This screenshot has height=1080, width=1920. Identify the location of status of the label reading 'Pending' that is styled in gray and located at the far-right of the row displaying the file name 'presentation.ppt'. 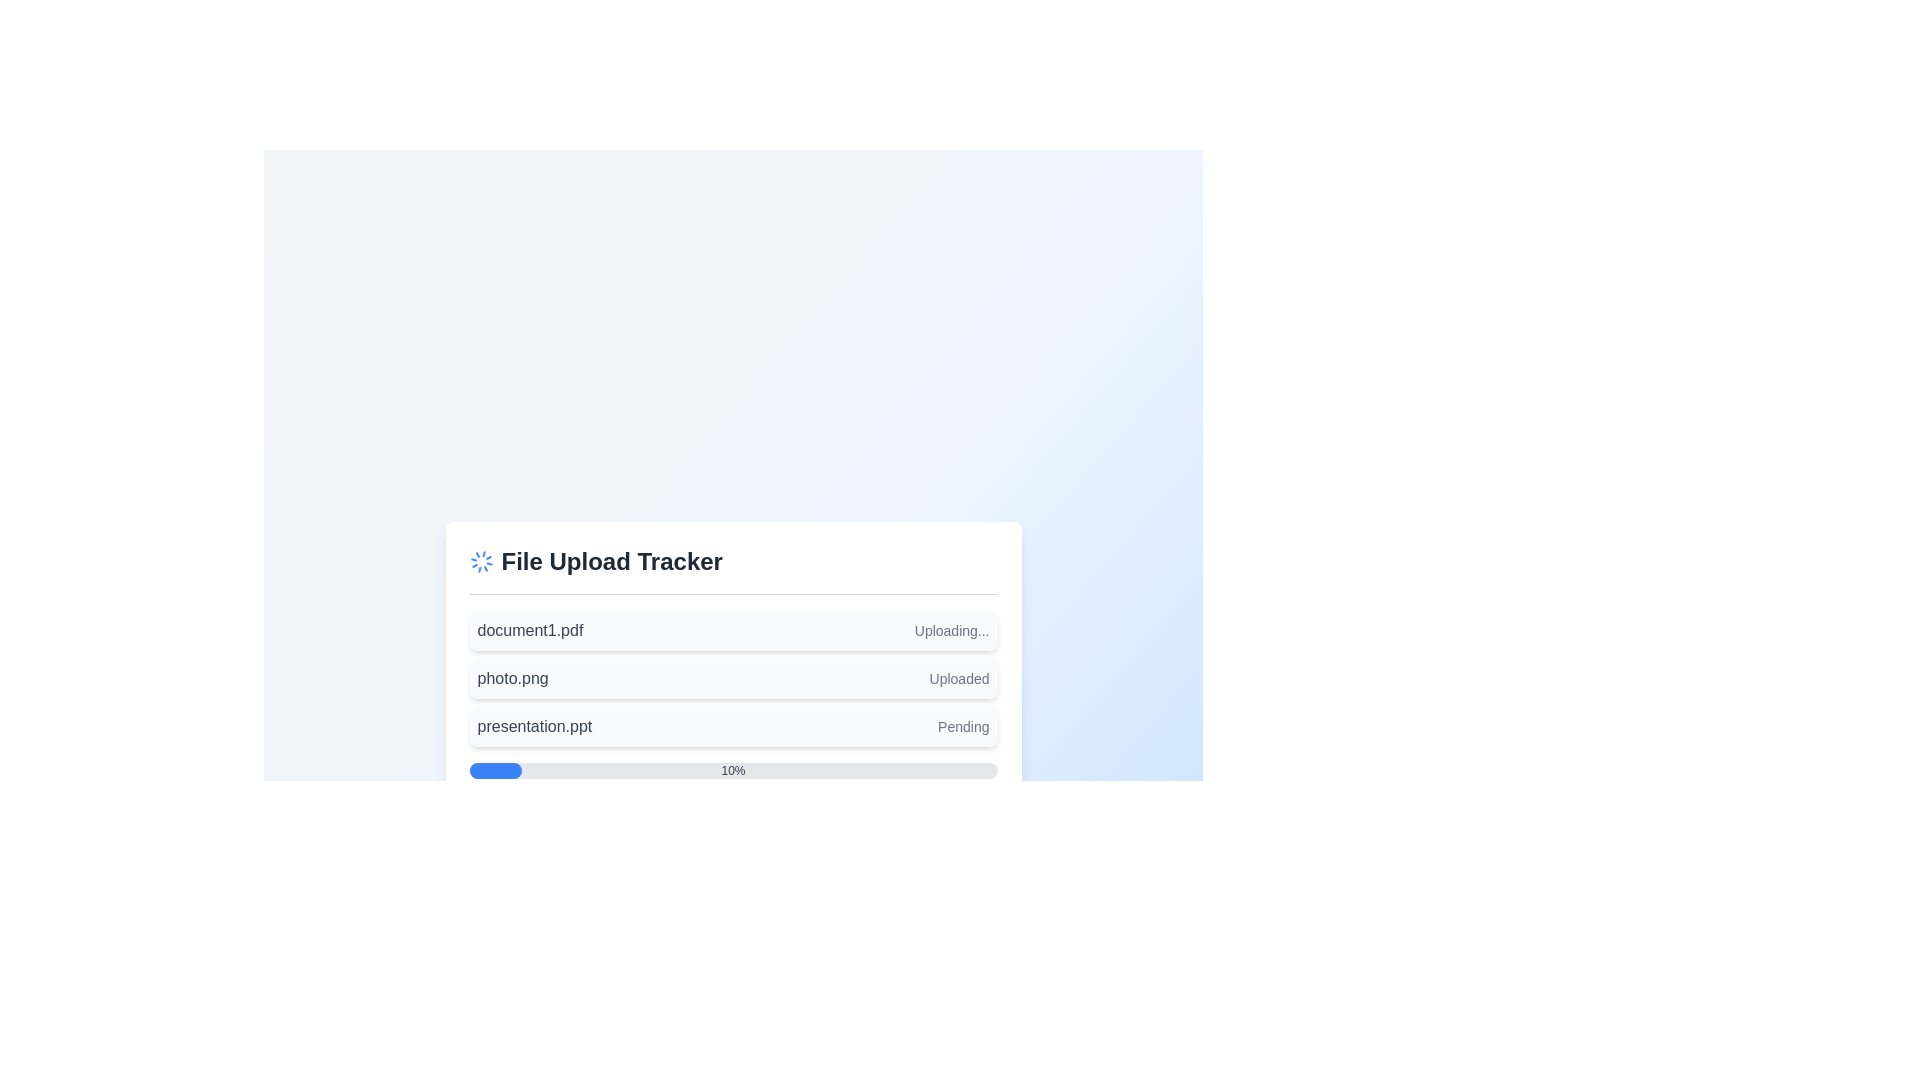
(963, 726).